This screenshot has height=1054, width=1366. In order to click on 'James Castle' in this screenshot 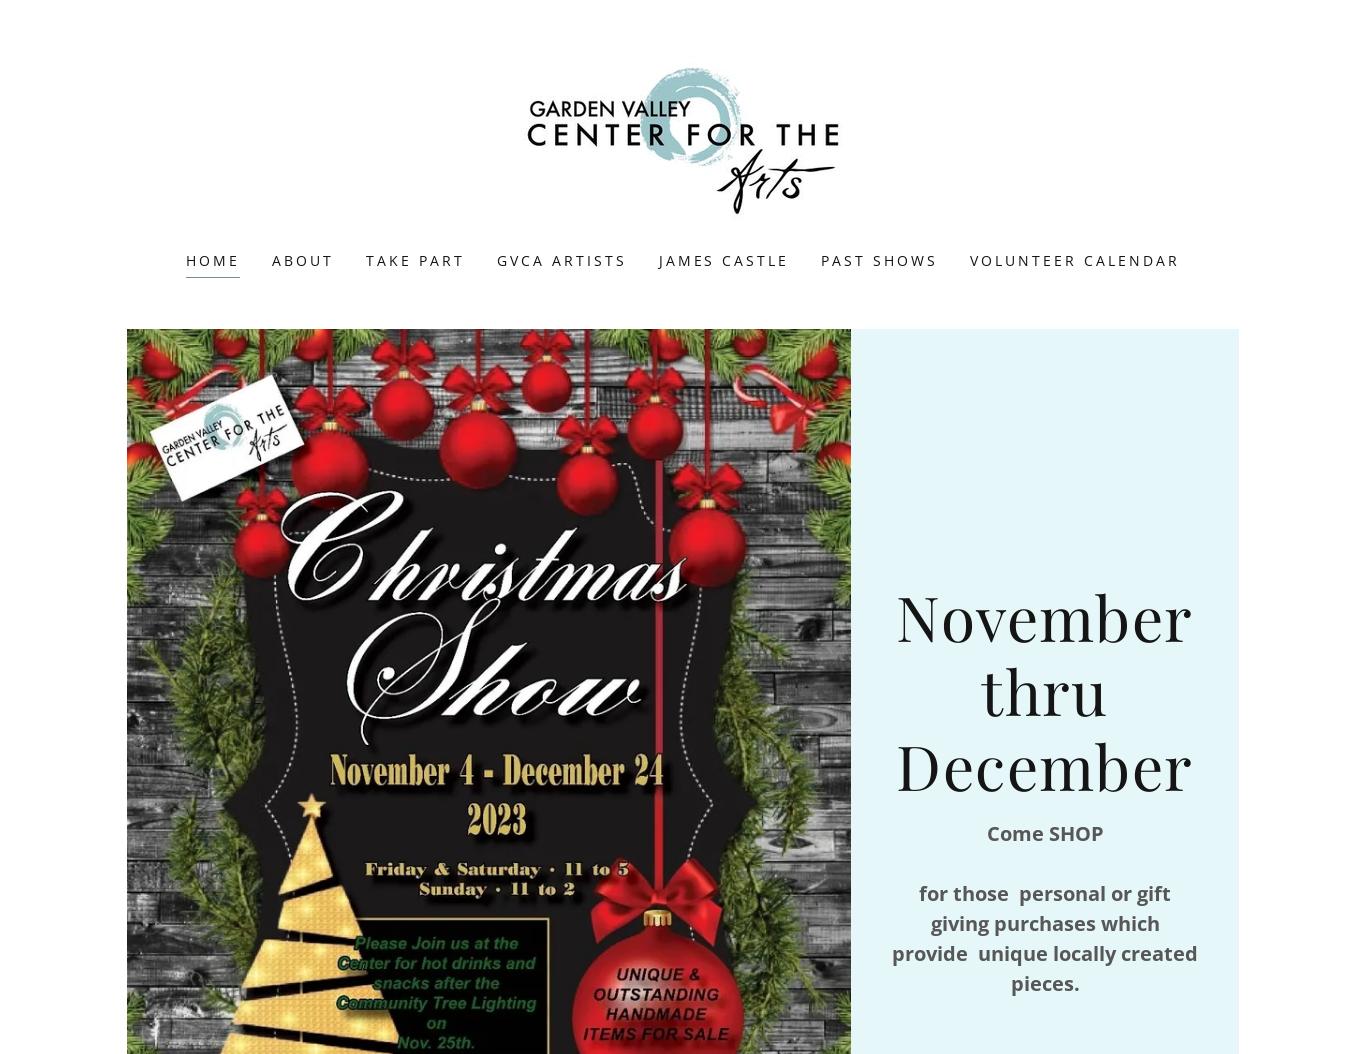, I will do `click(723, 260)`.